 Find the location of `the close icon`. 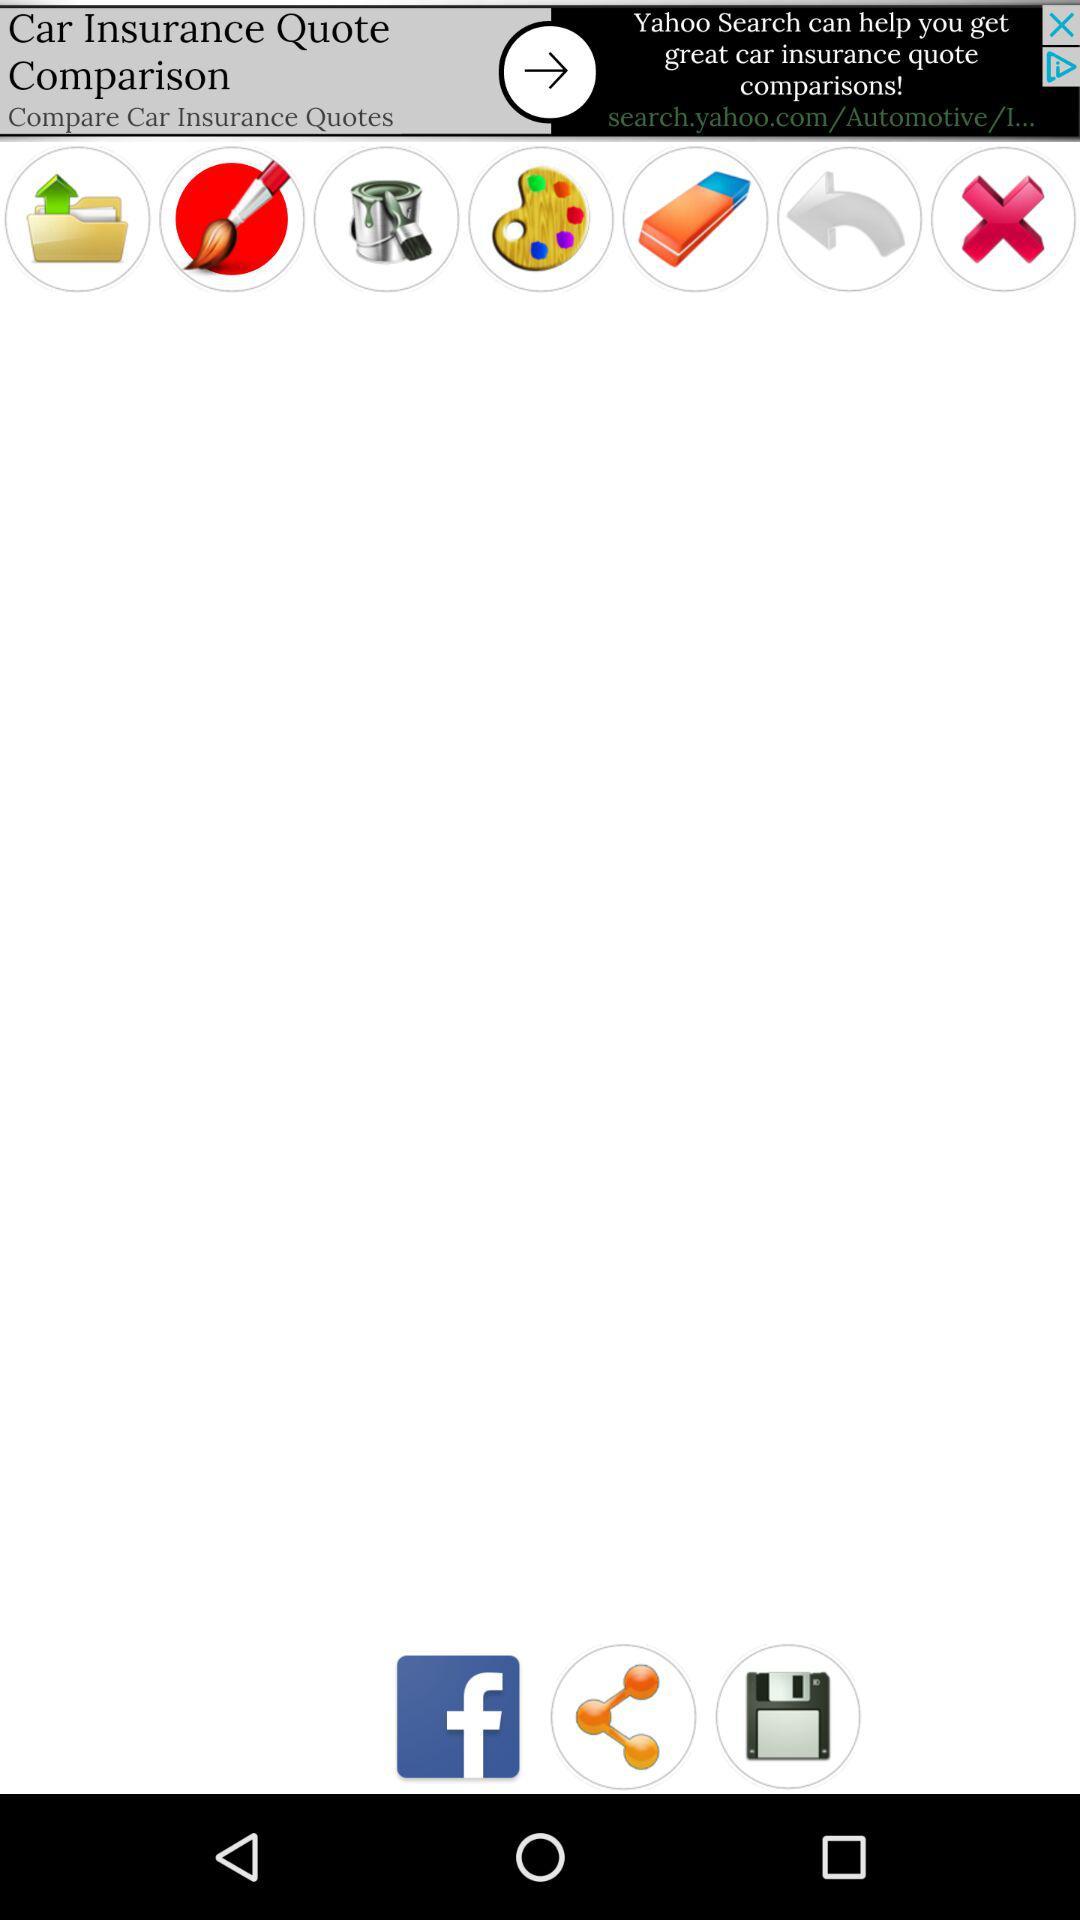

the close icon is located at coordinates (1003, 234).